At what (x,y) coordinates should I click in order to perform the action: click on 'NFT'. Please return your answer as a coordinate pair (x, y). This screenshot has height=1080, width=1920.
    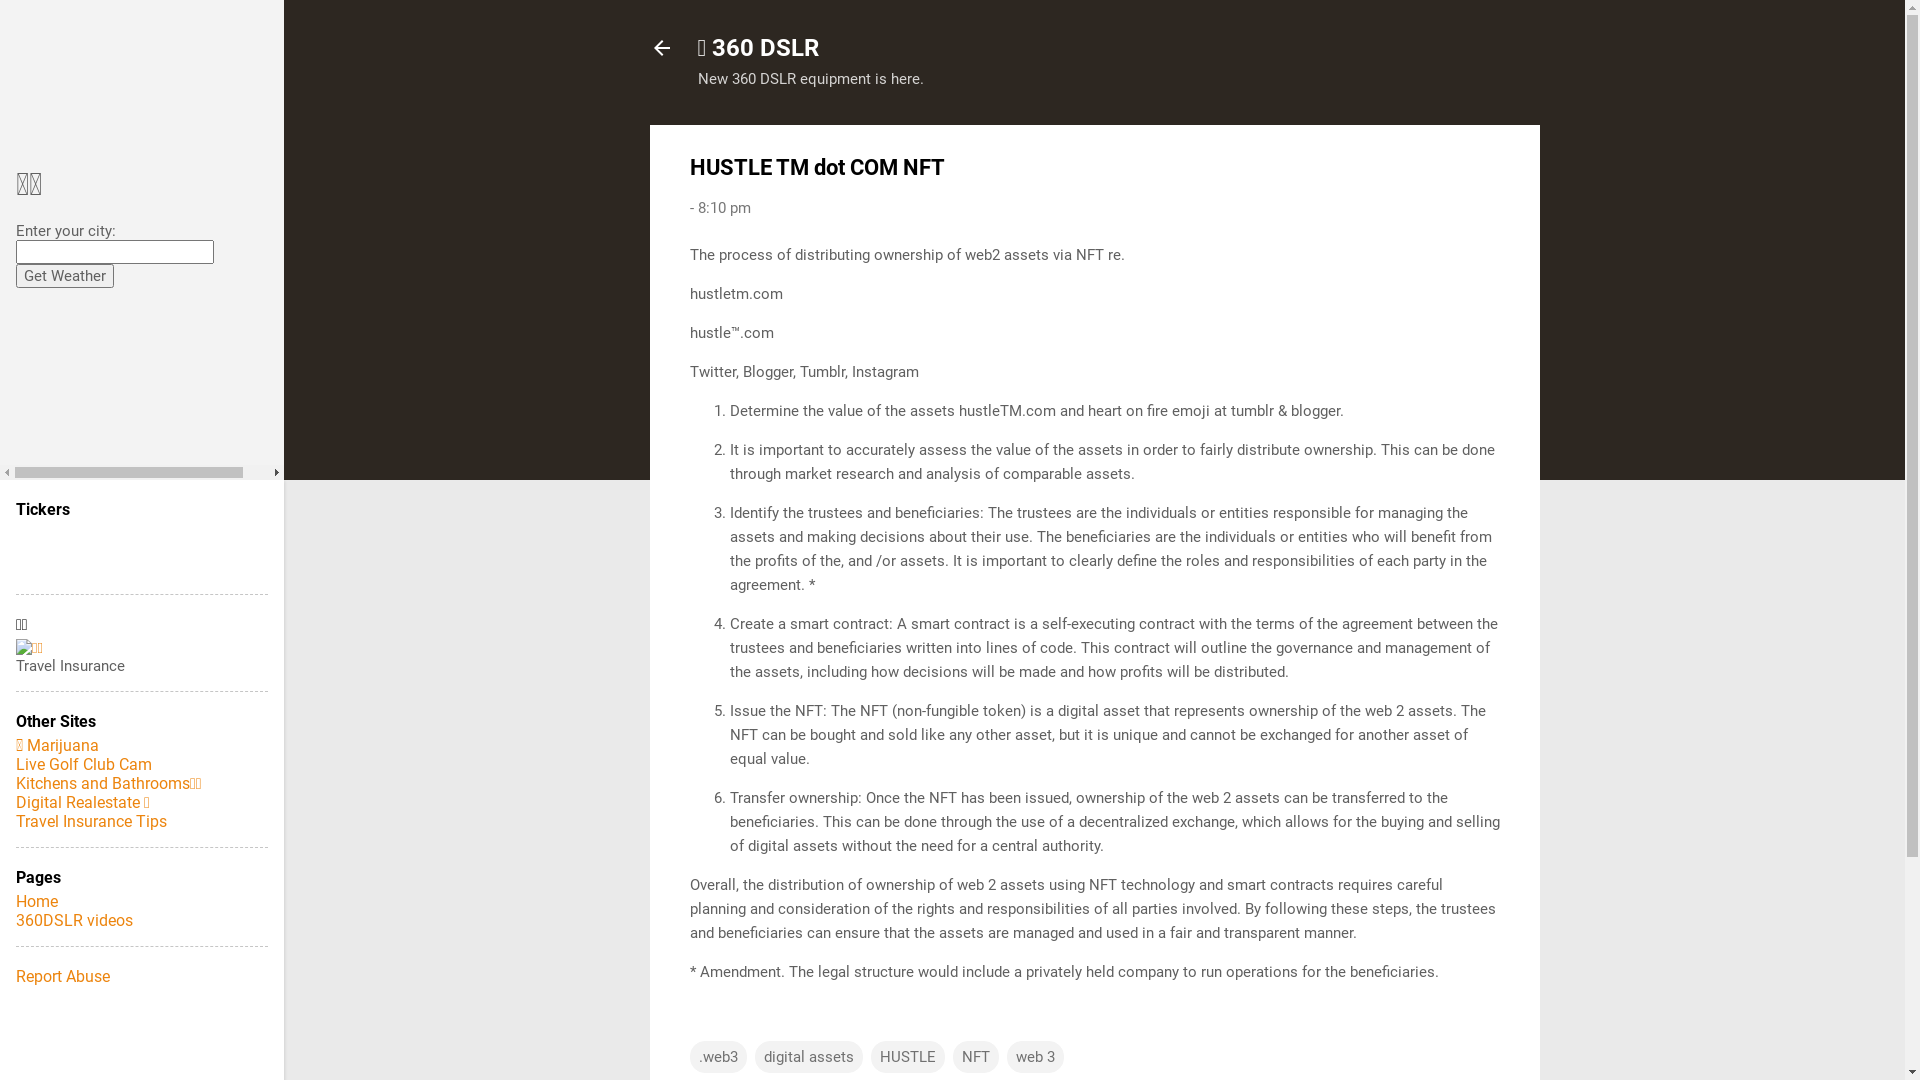
    Looking at the image, I should click on (950, 1055).